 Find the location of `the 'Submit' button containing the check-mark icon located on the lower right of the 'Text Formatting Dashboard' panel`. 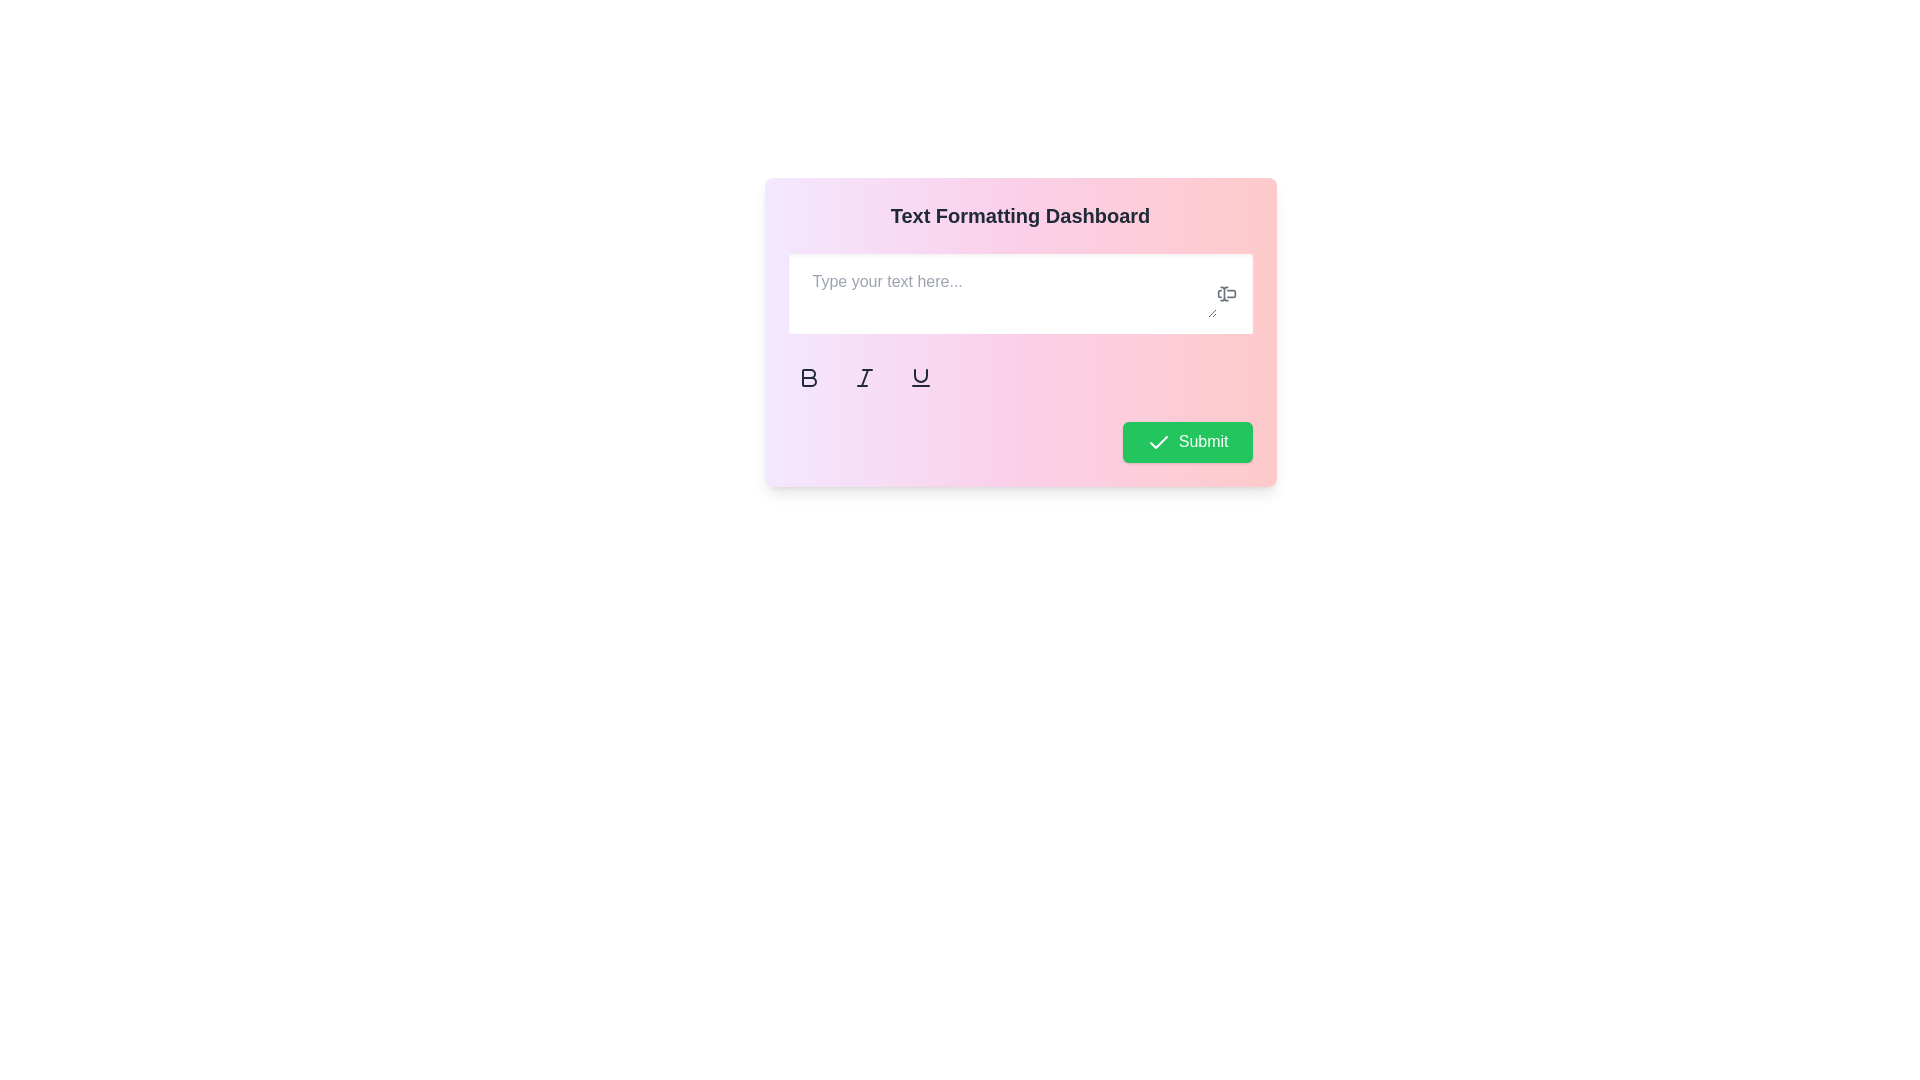

the 'Submit' button containing the check-mark icon located on the lower right of the 'Text Formatting Dashboard' panel is located at coordinates (1158, 441).